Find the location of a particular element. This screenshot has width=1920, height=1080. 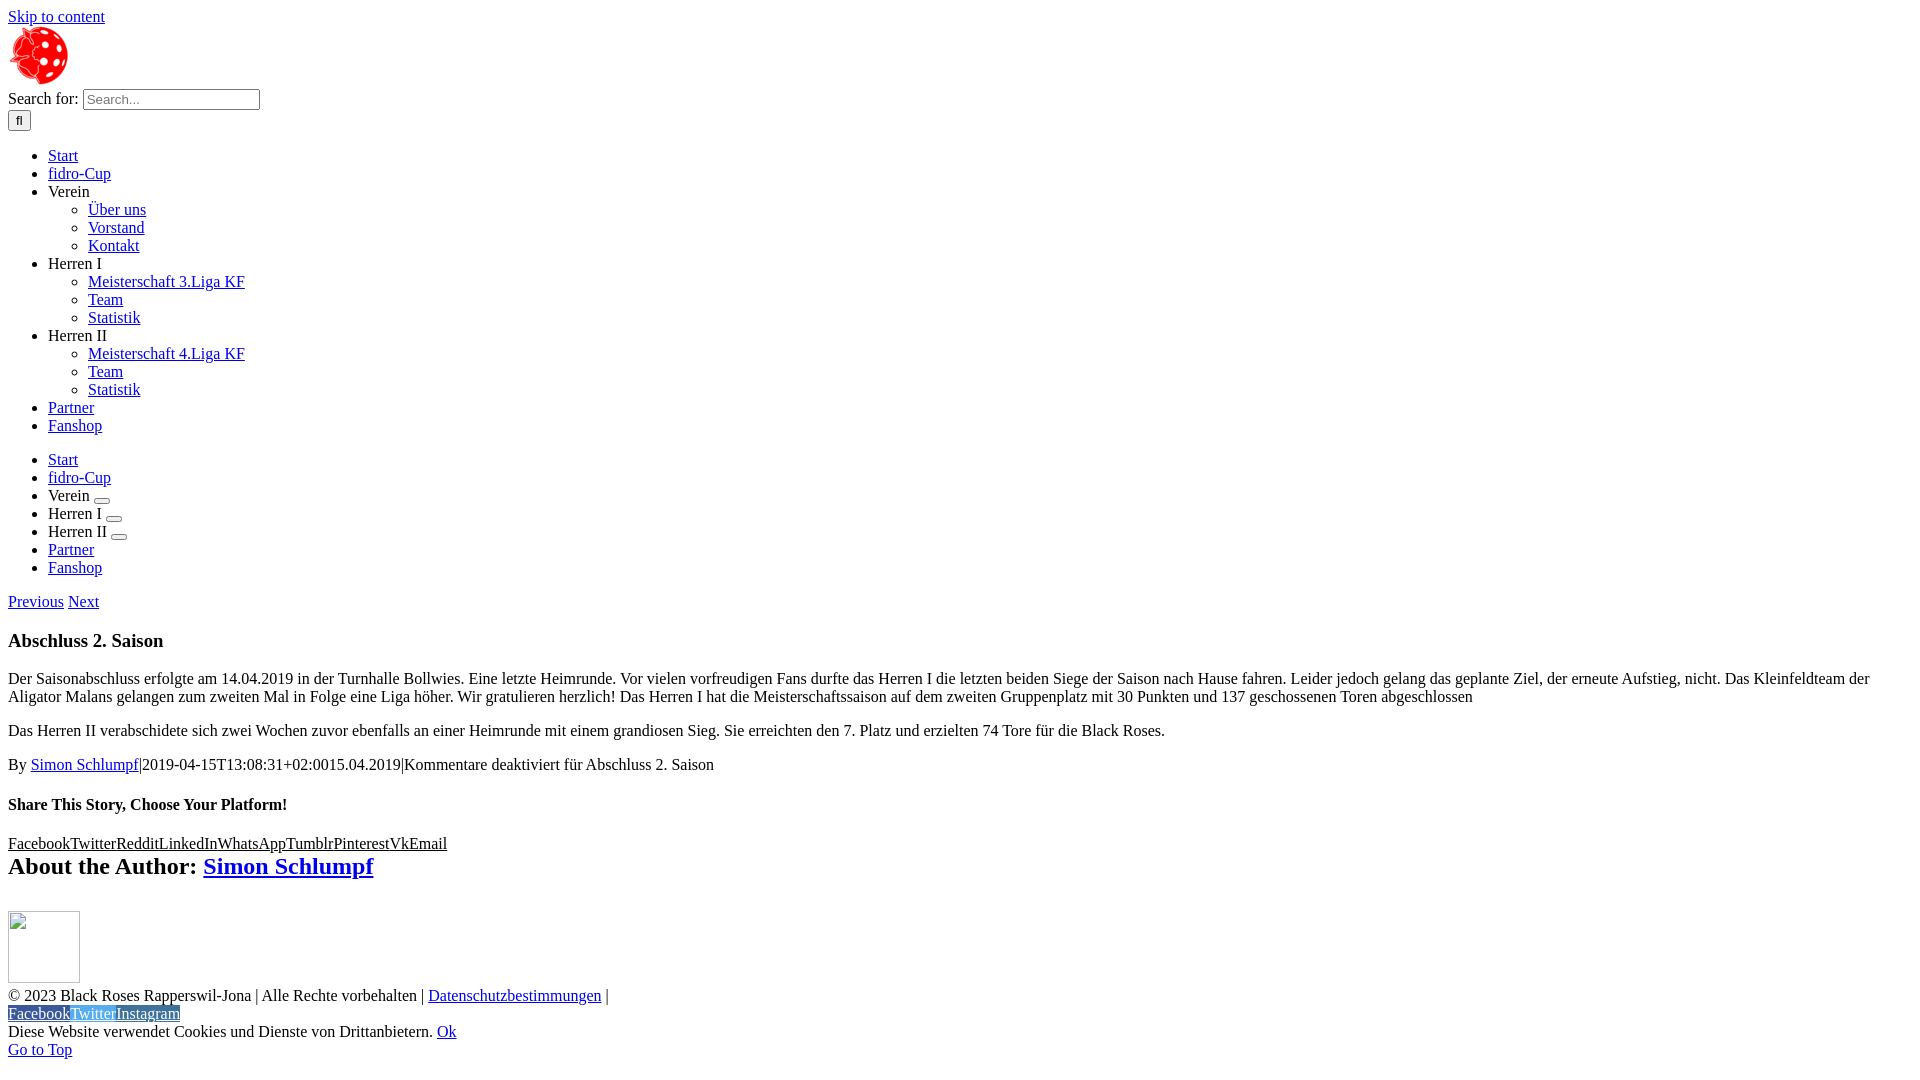

'Reddit' is located at coordinates (114, 843).